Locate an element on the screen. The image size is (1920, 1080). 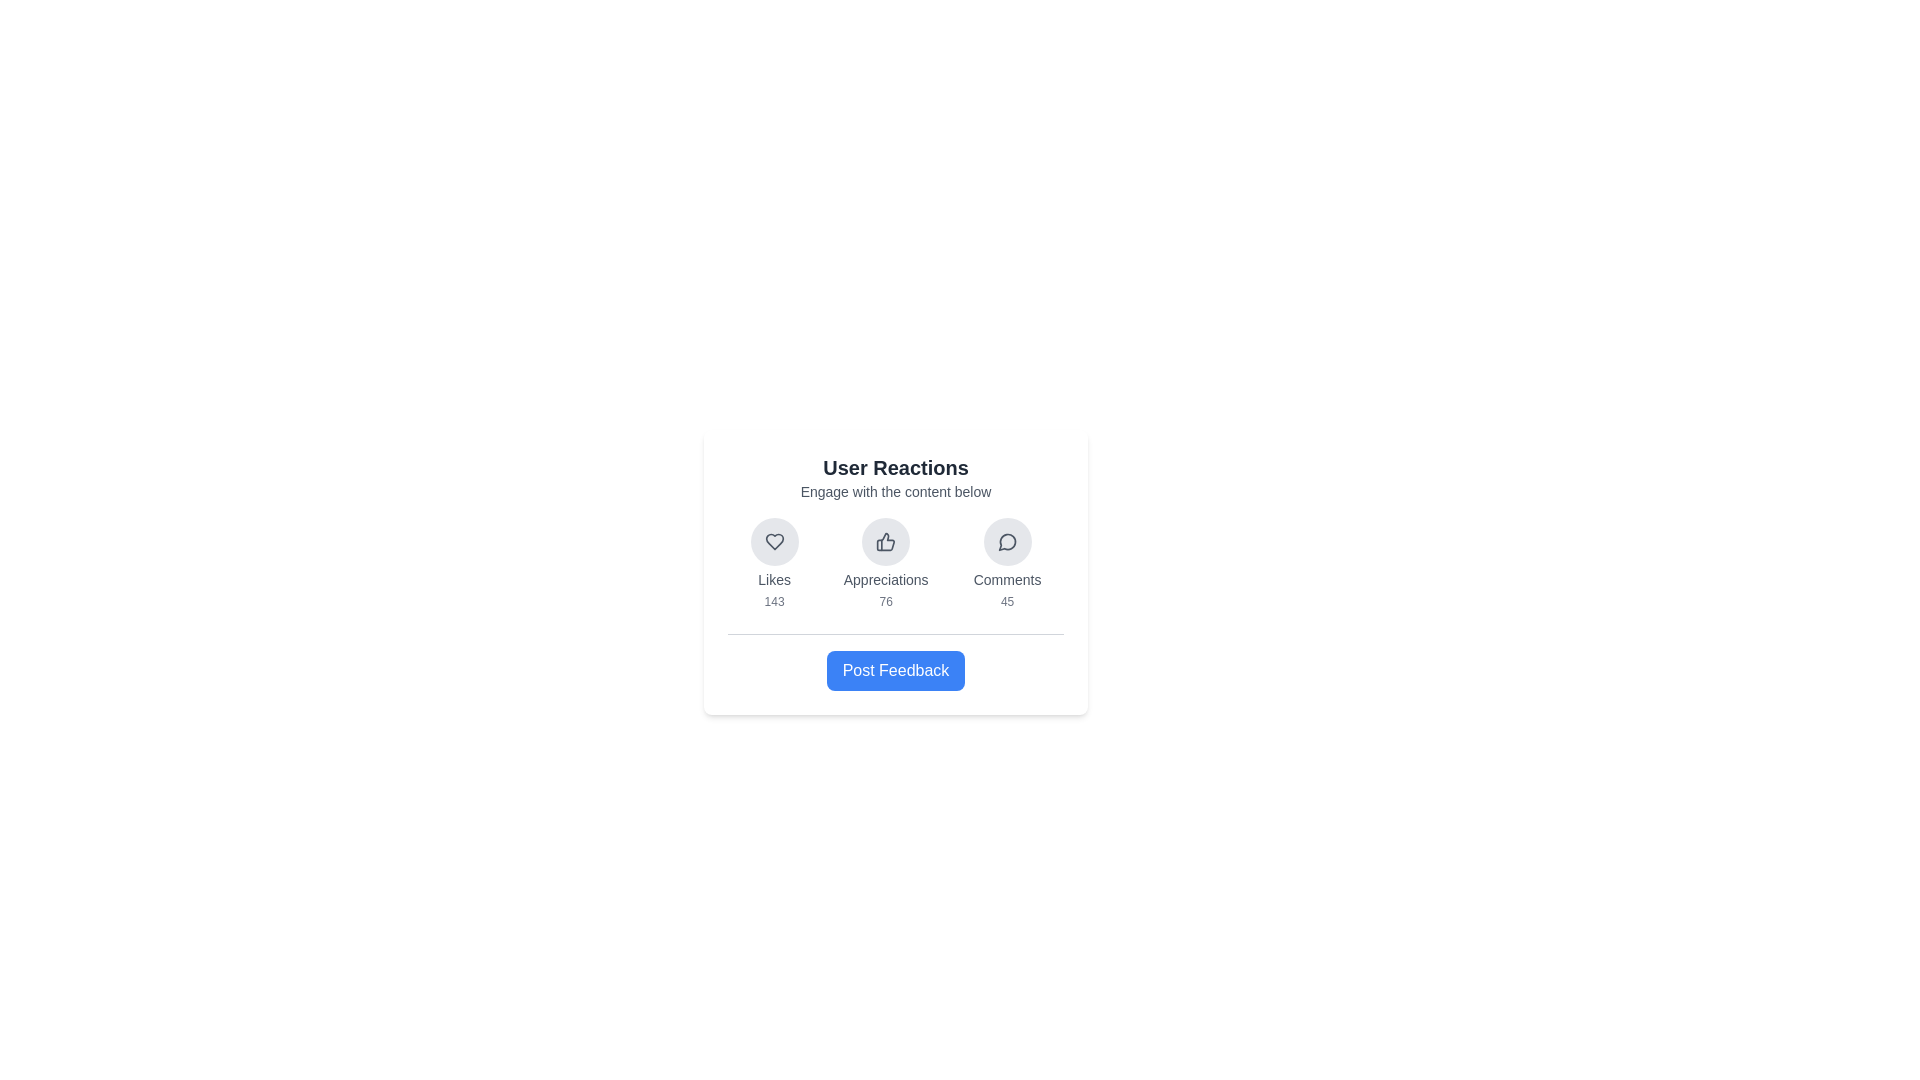
the heart-shaped icon for 'Likes' located under the 'User Reactions' title, which shows the number '143', as part of a larger feedback mechanism is located at coordinates (773, 542).